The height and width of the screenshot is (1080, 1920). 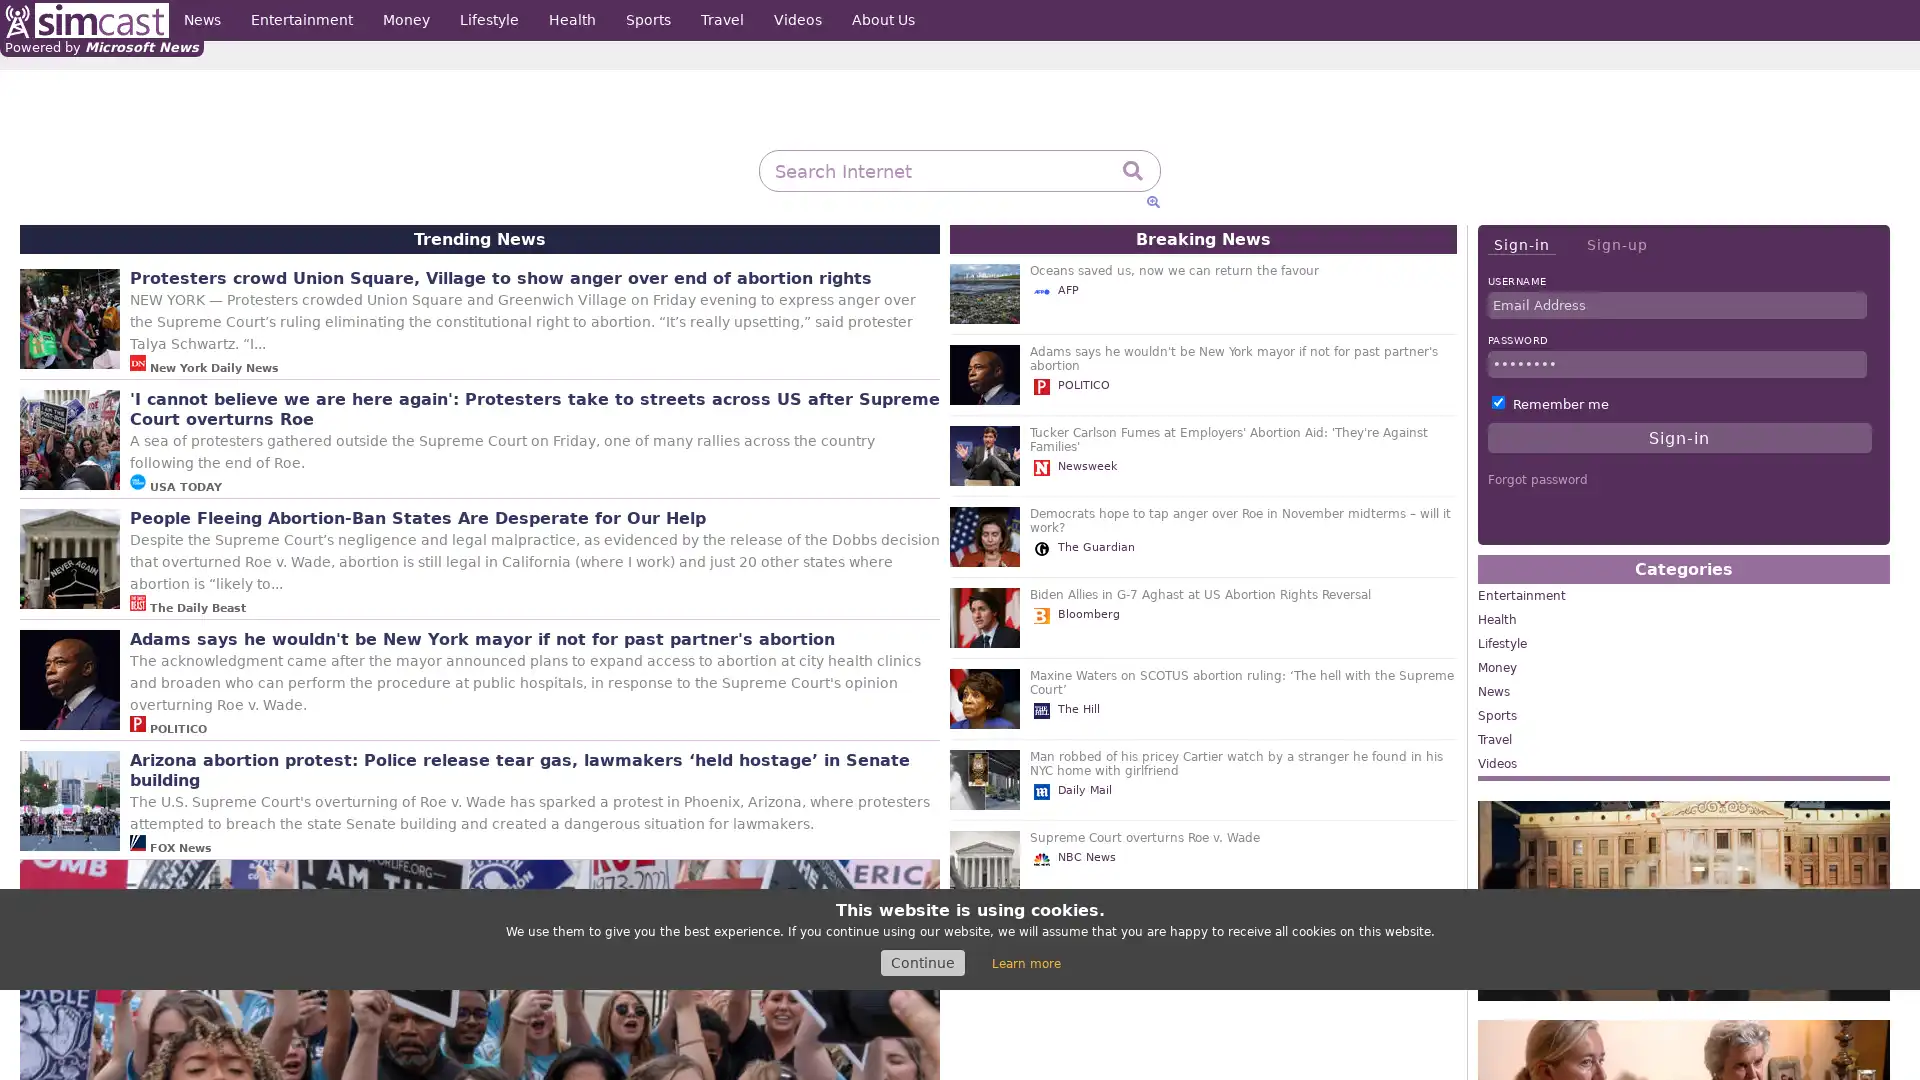 I want to click on Sign-in, so click(x=1679, y=437).